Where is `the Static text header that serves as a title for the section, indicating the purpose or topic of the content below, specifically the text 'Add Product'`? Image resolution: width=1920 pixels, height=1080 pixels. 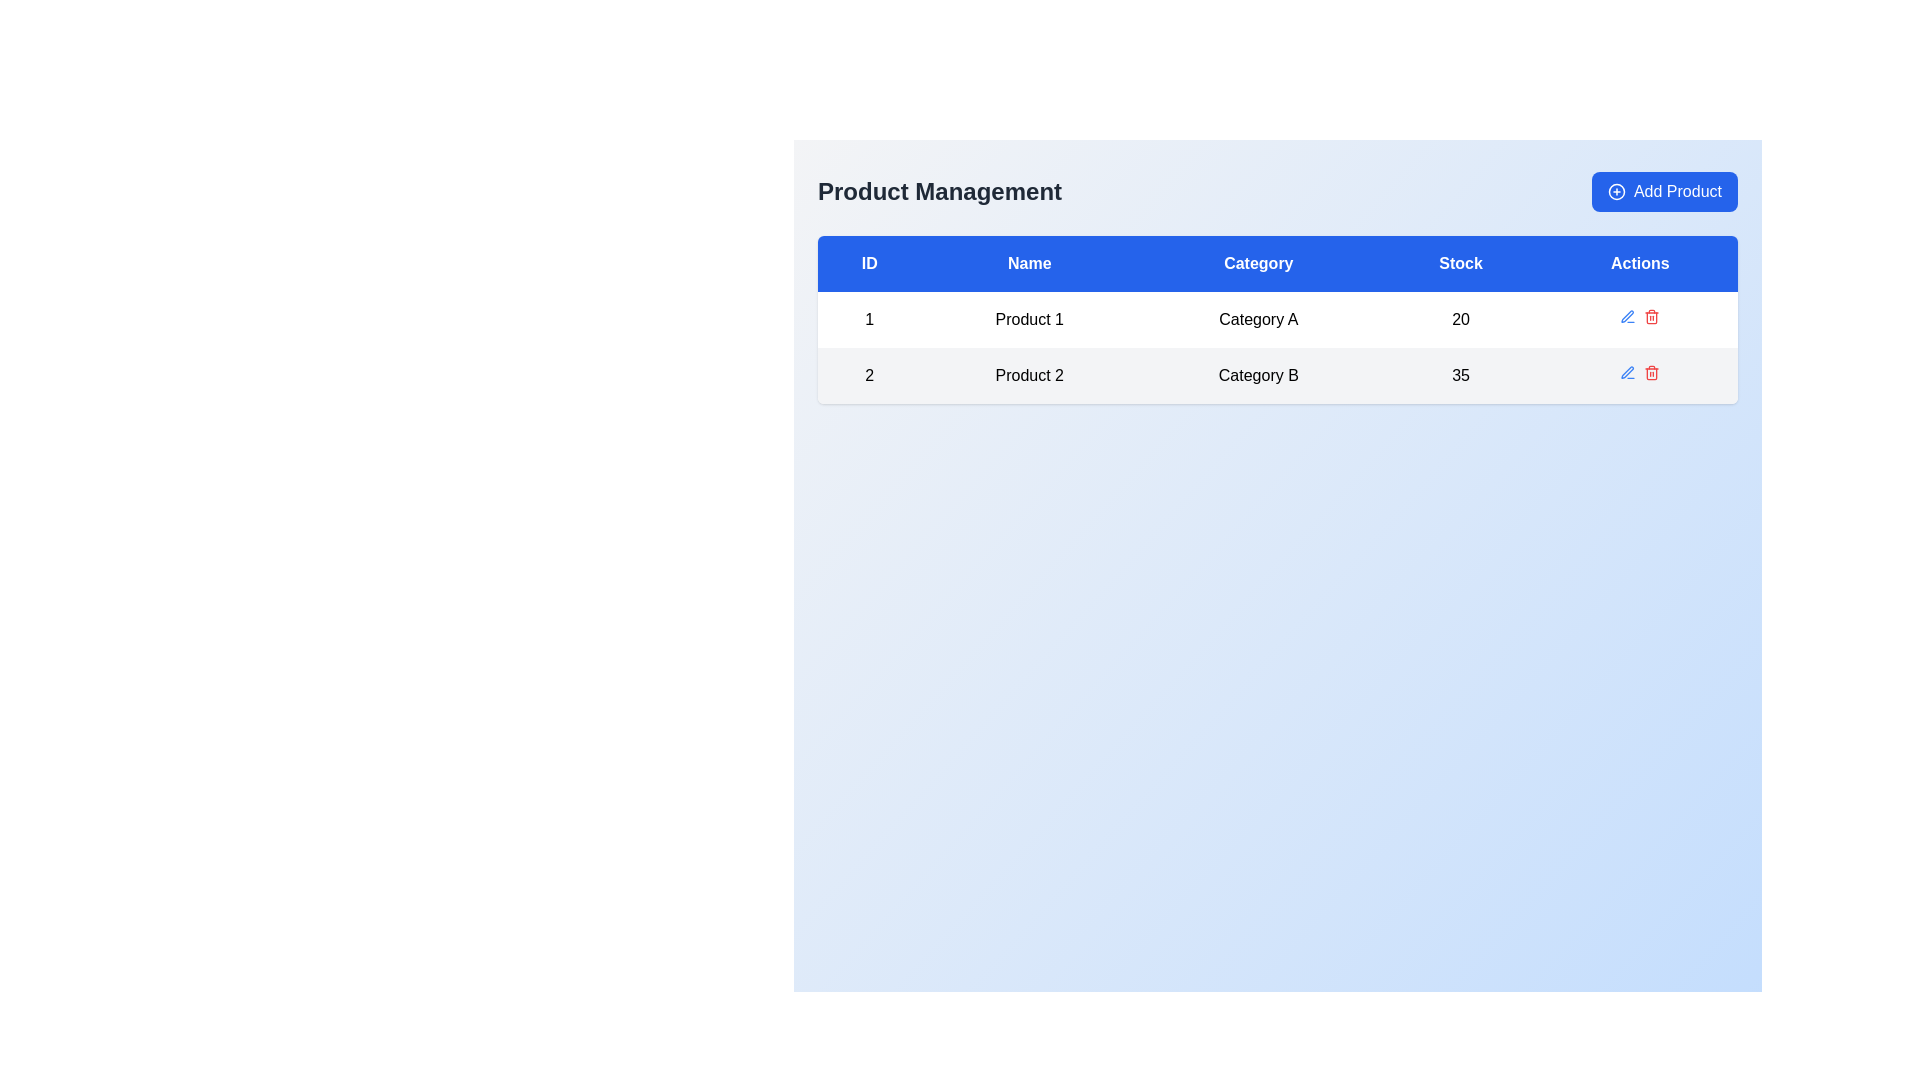
the Static text header that serves as a title for the section, indicating the purpose or topic of the content below, specifically the text 'Add Product' is located at coordinates (939, 192).